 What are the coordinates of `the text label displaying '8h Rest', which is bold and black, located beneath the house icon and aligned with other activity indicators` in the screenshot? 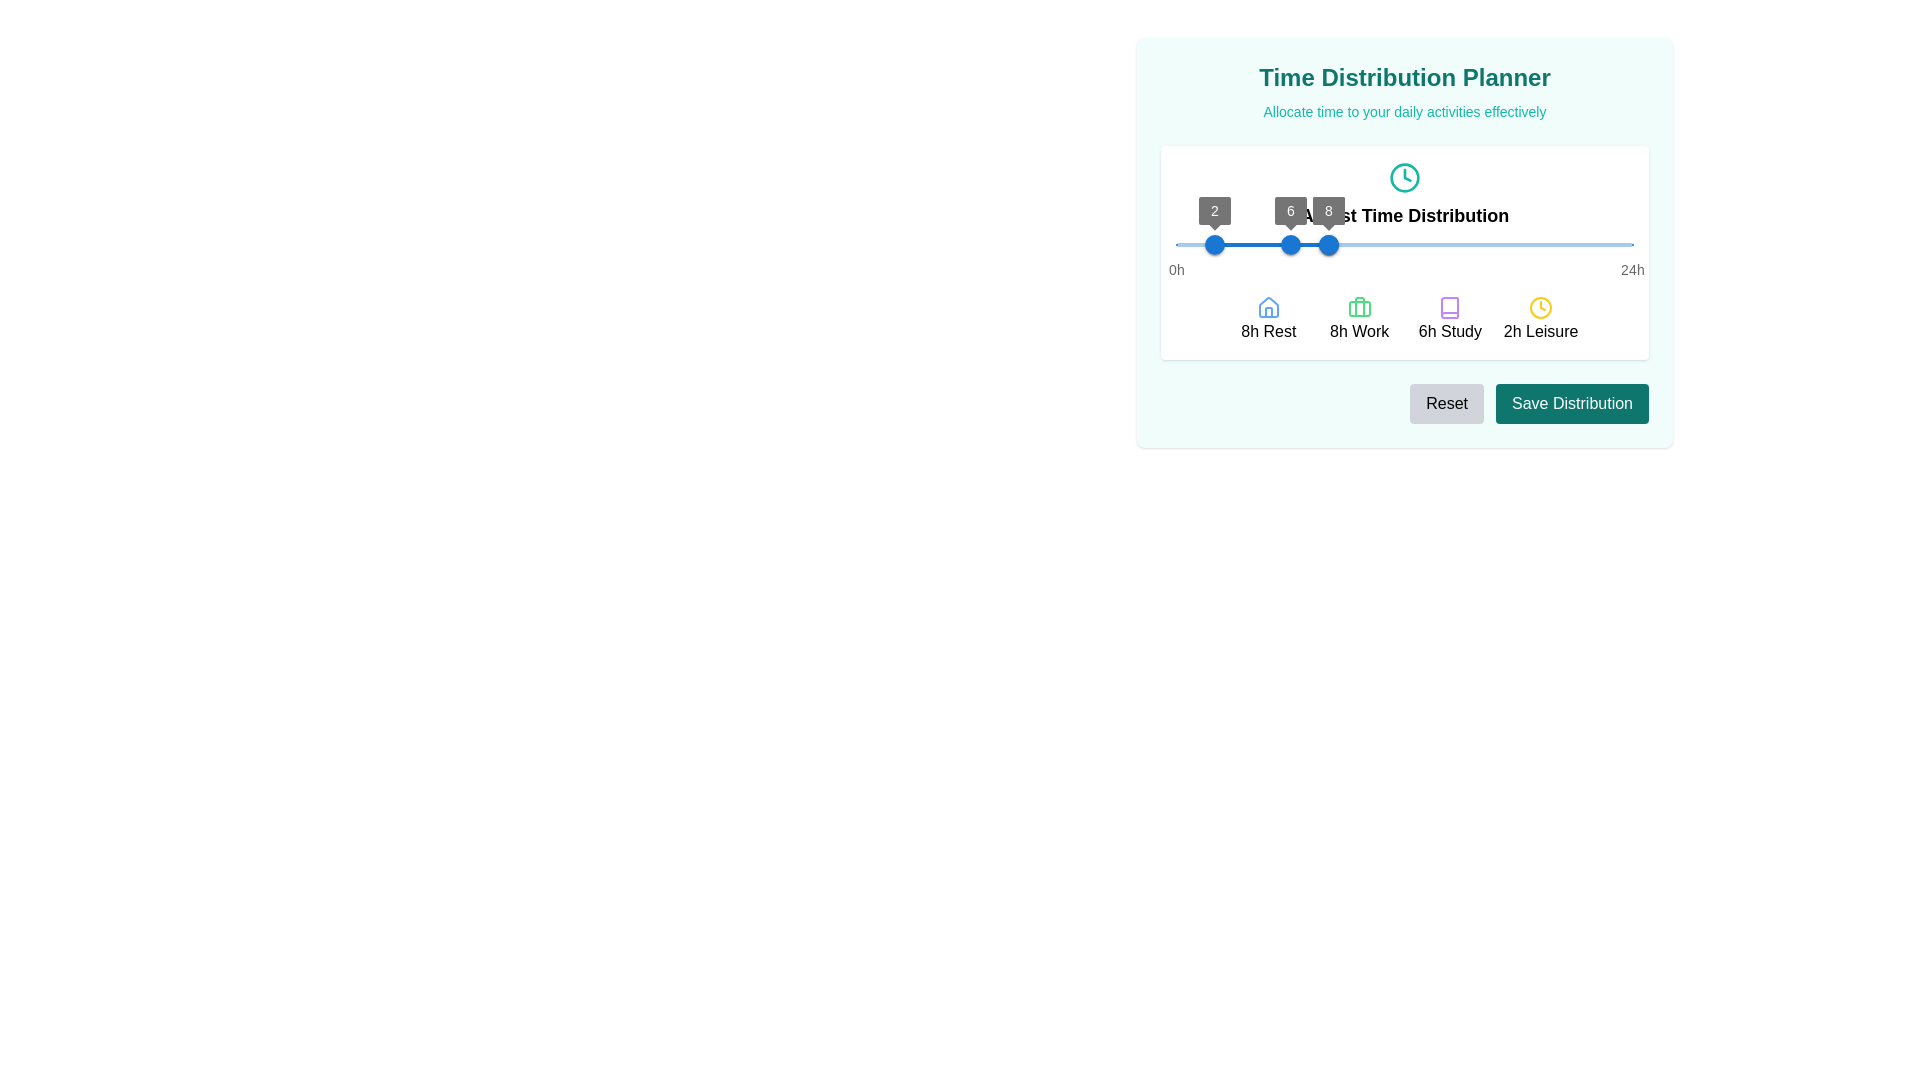 It's located at (1267, 330).